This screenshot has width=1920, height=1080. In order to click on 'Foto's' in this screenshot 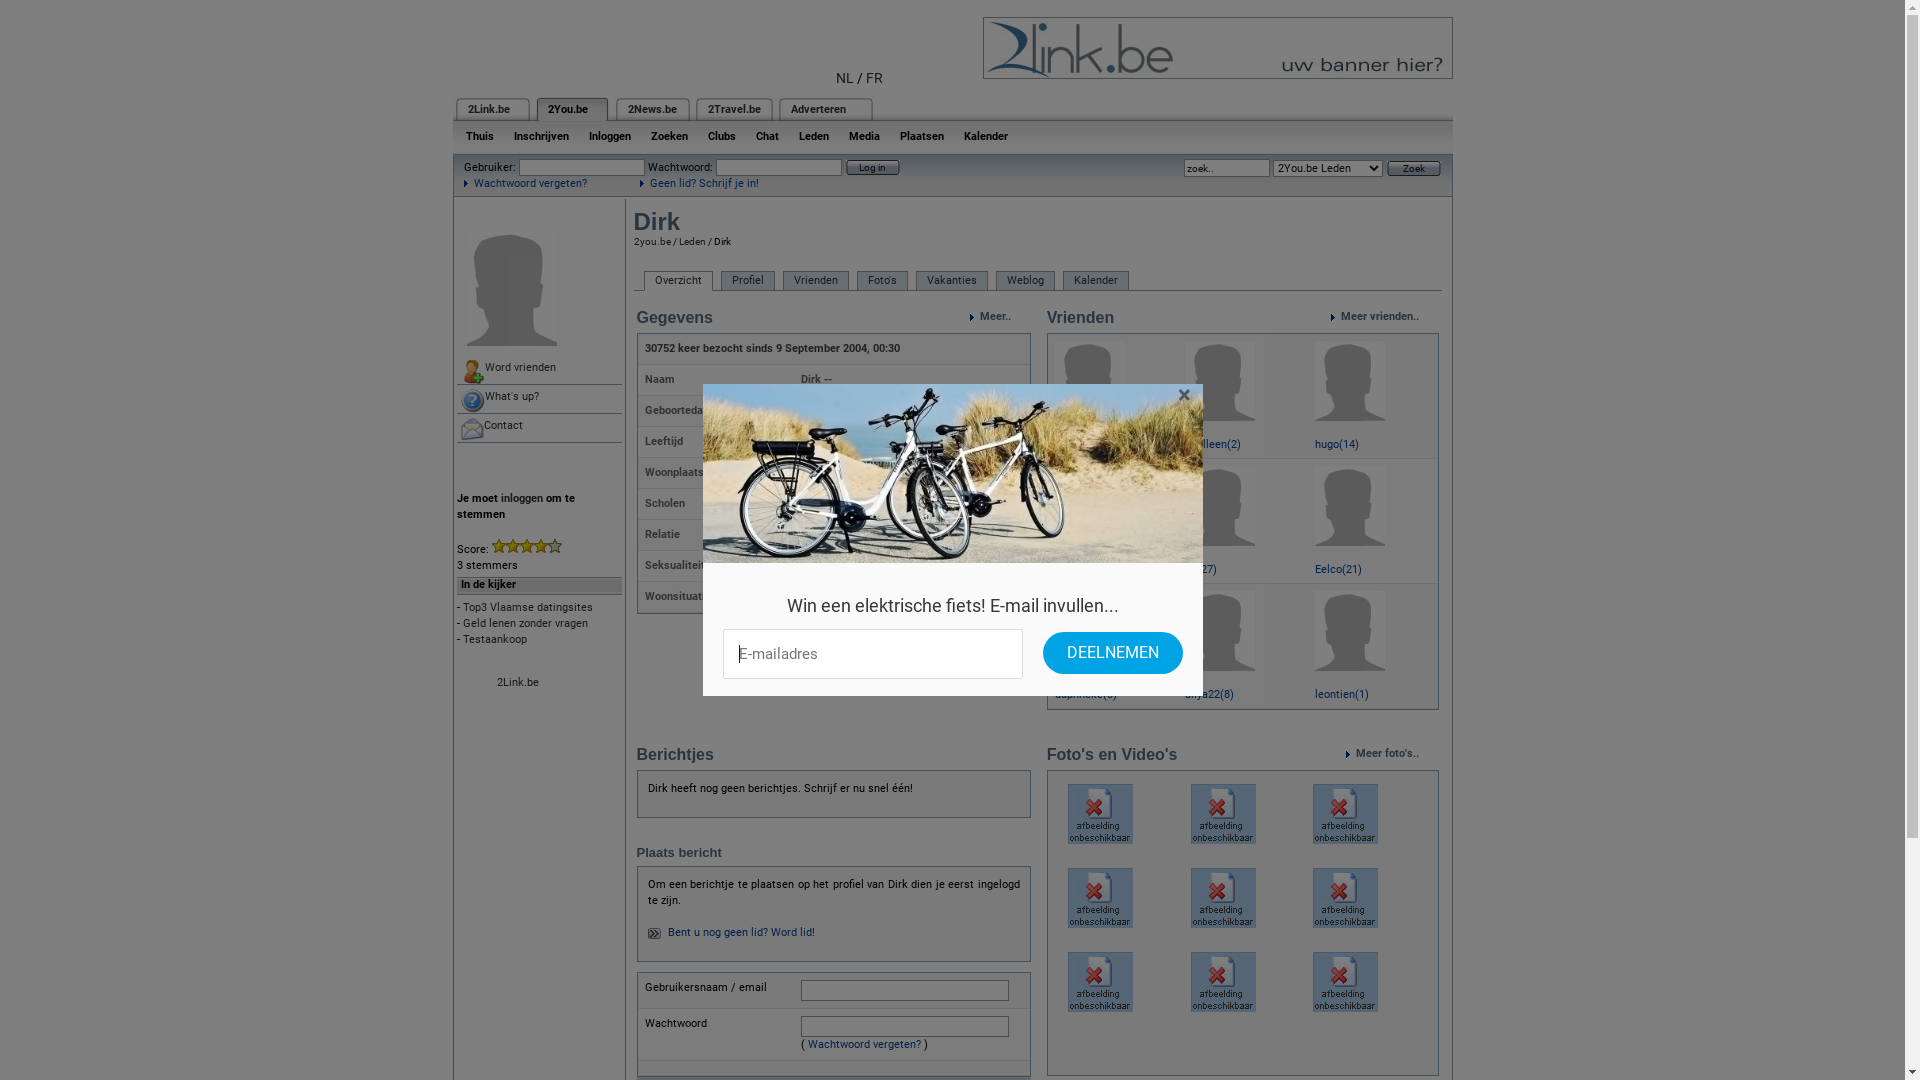, I will do `click(880, 281)`.